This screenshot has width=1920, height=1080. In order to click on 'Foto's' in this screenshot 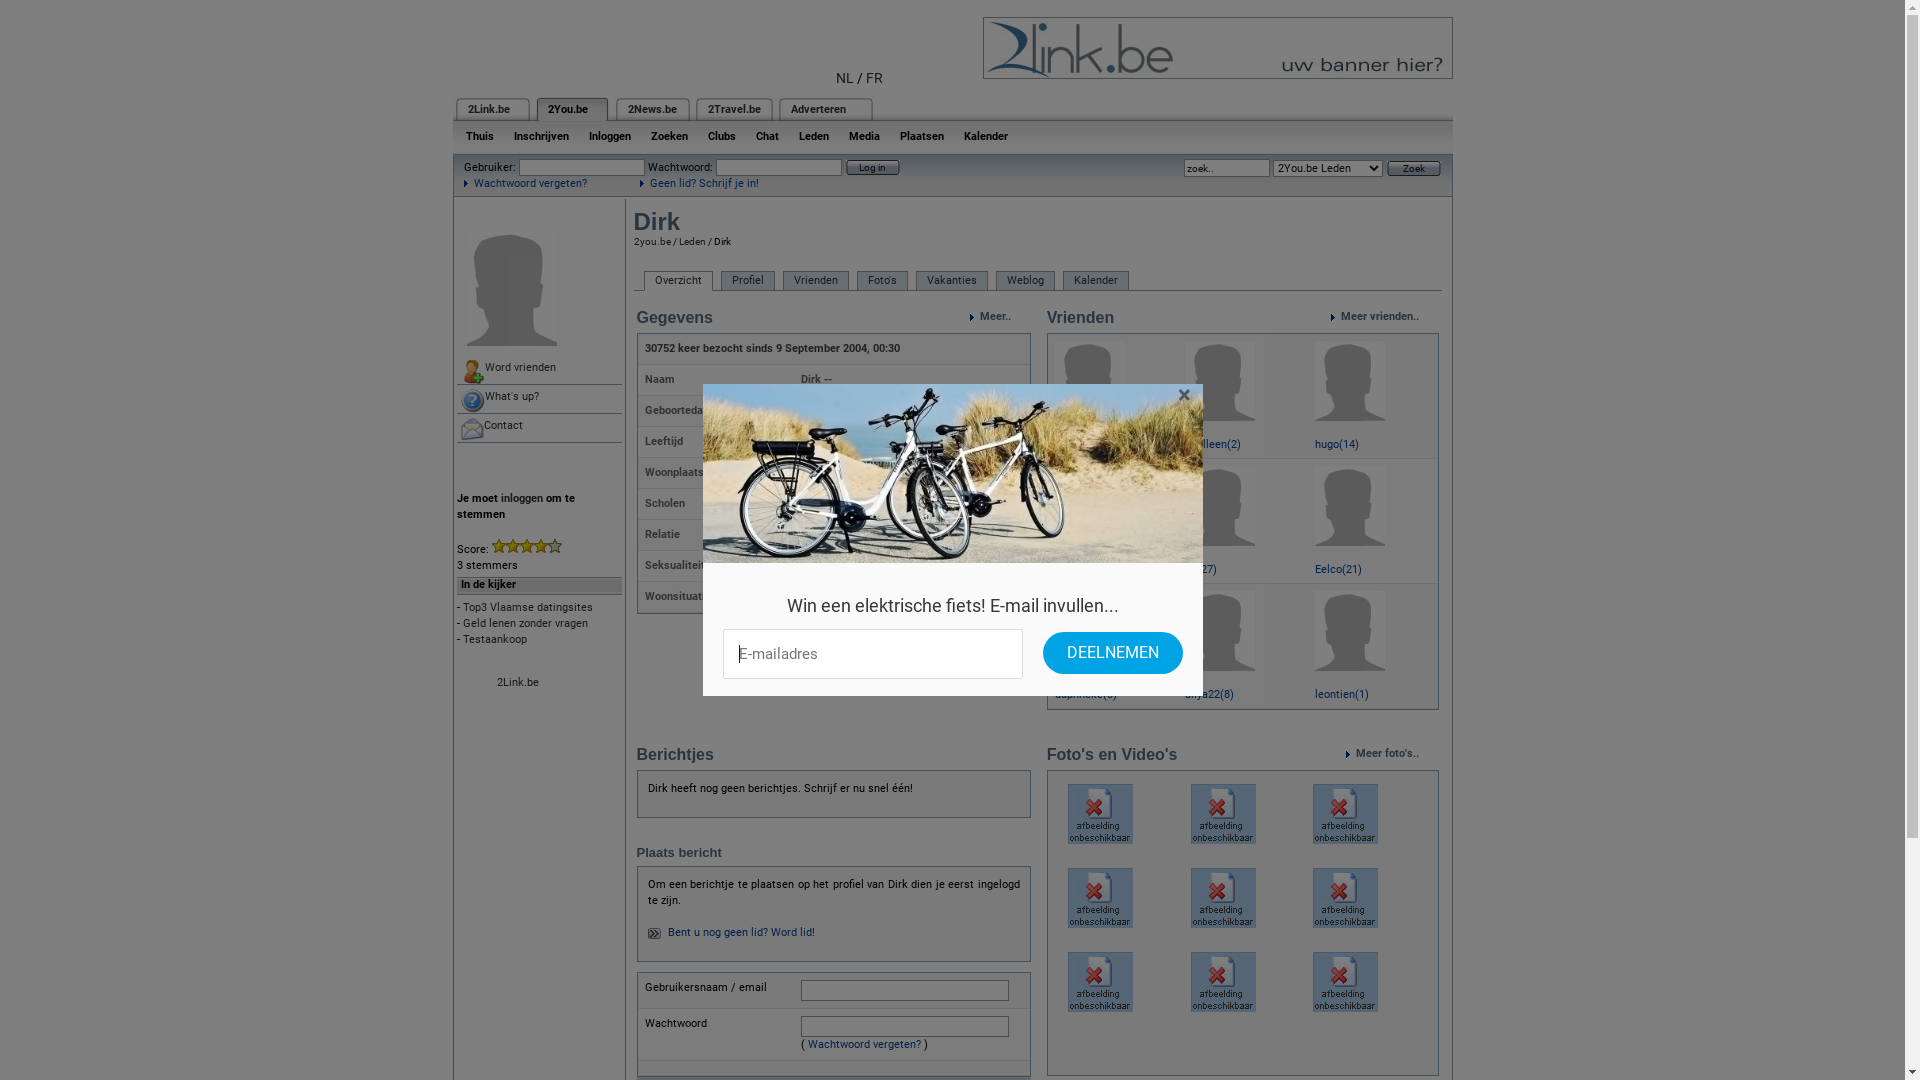, I will do `click(880, 281)`.